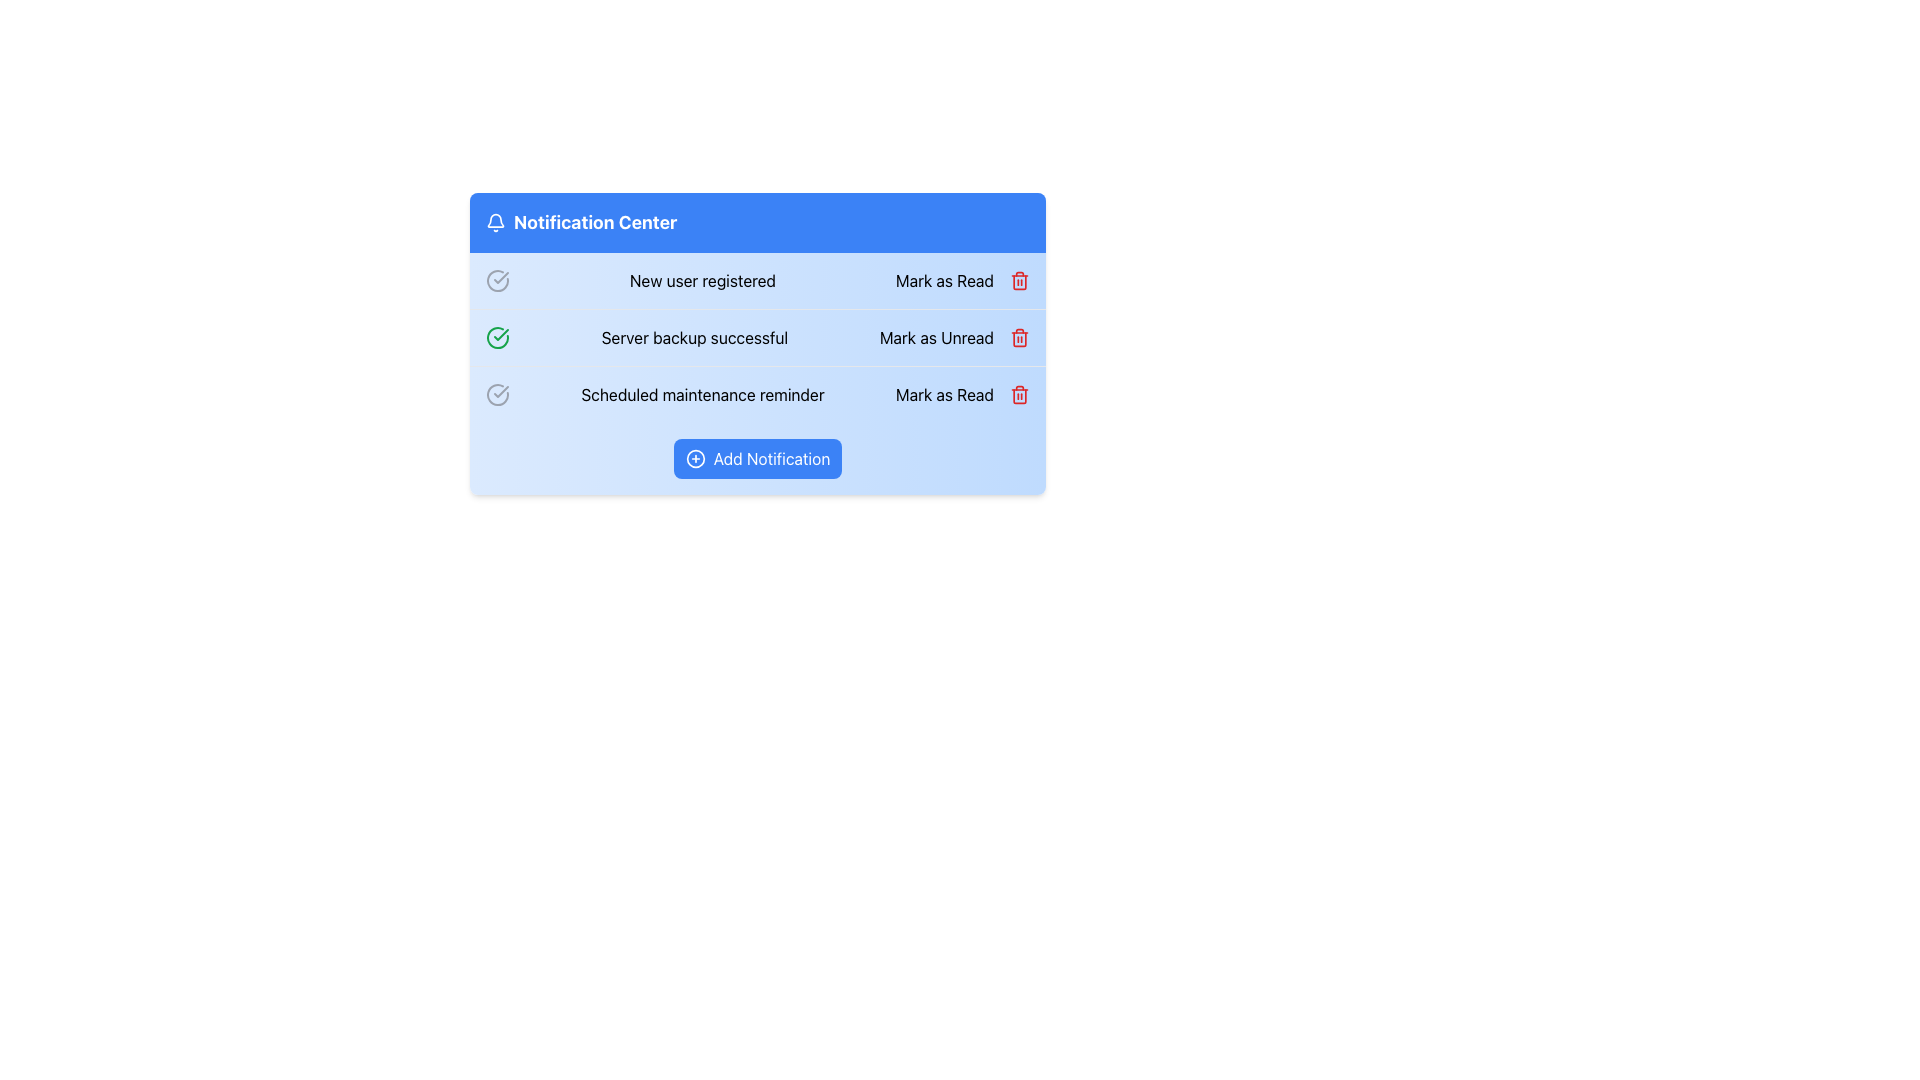  What do you see at coordinates (757, 459) in the screenshot?
I see `the button located in the 'Notification Center' section` at bounding box center [757, 459].